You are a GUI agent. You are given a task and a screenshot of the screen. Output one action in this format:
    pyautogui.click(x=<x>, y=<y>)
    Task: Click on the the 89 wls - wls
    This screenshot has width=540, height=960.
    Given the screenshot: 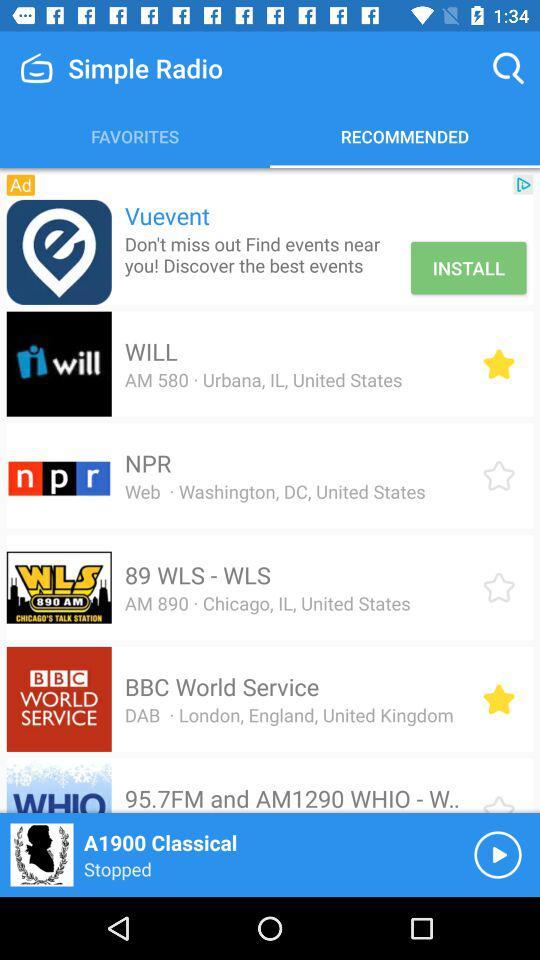 What is the action you would take?
    pyautogui.click(x=197, y=575)
    